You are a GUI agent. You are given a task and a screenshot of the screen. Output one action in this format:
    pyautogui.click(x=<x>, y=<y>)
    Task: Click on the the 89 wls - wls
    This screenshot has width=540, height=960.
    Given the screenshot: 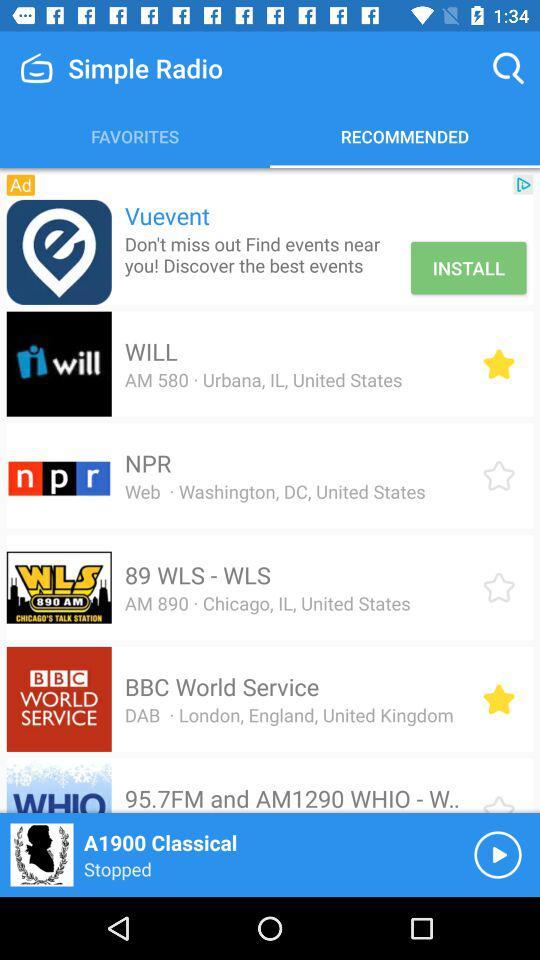 What is the action you would take?
    pyautogui.click(x=197, y=575)
    